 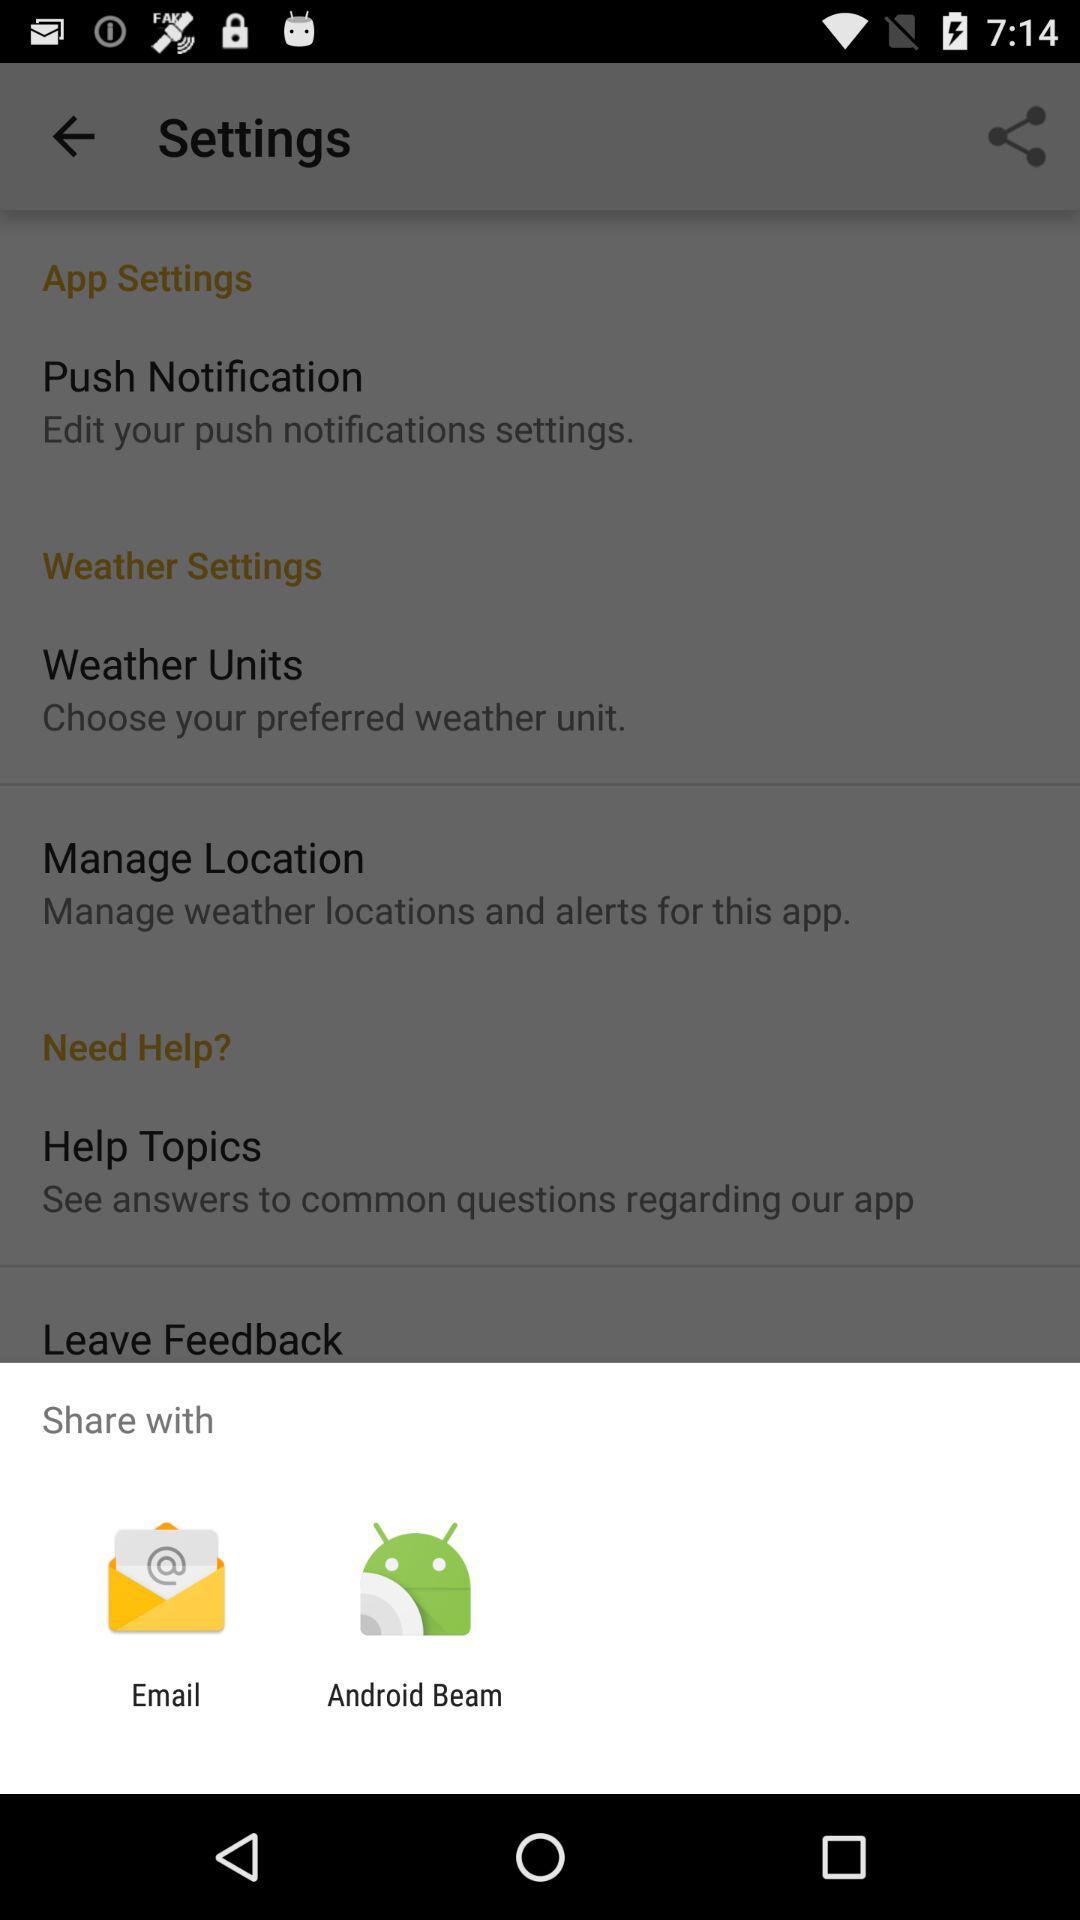 What do you see at coordinates (165, 1711) in the screenshot?
I see `icon next to the android beam app` at bounding box center [165, 1711].